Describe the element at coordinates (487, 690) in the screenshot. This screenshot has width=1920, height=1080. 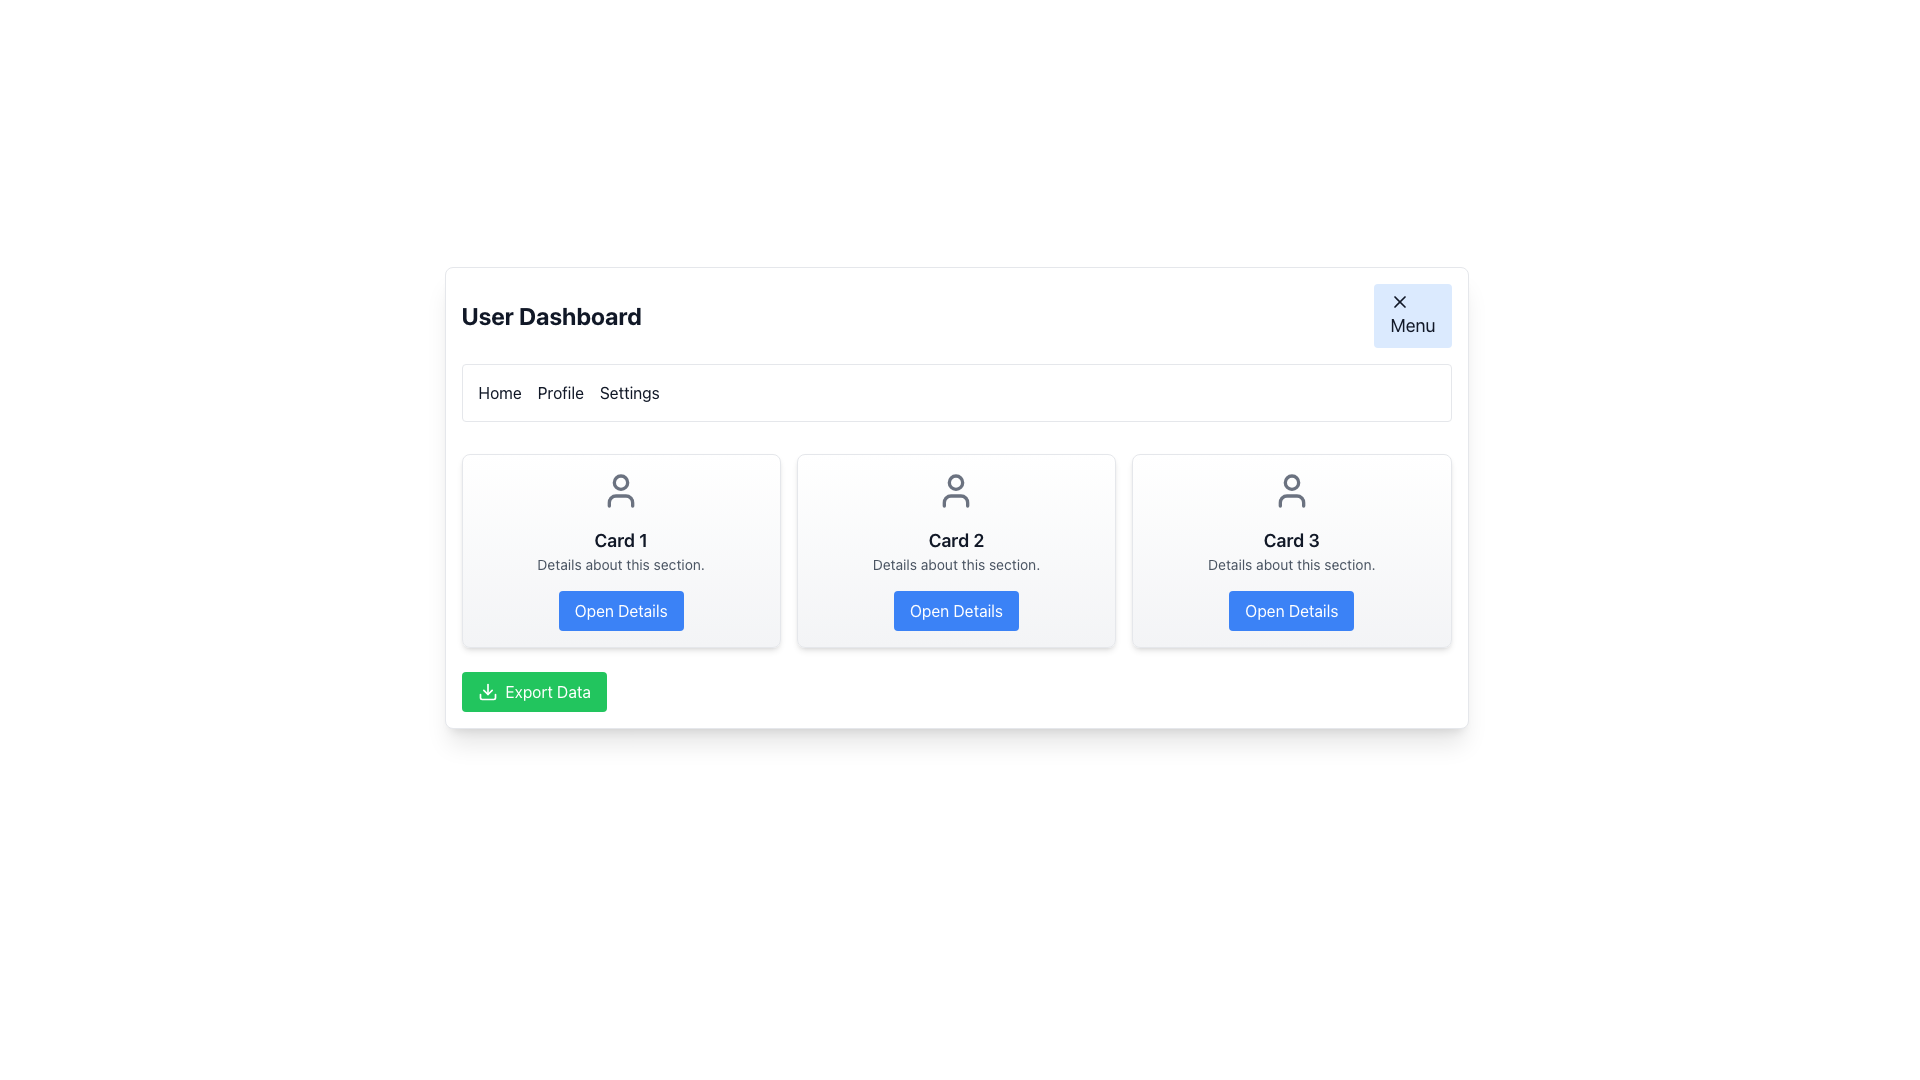
I see `the download SVG icon located within the green 'Export Data' button at the bottom-left corner of the main content area` at that location.